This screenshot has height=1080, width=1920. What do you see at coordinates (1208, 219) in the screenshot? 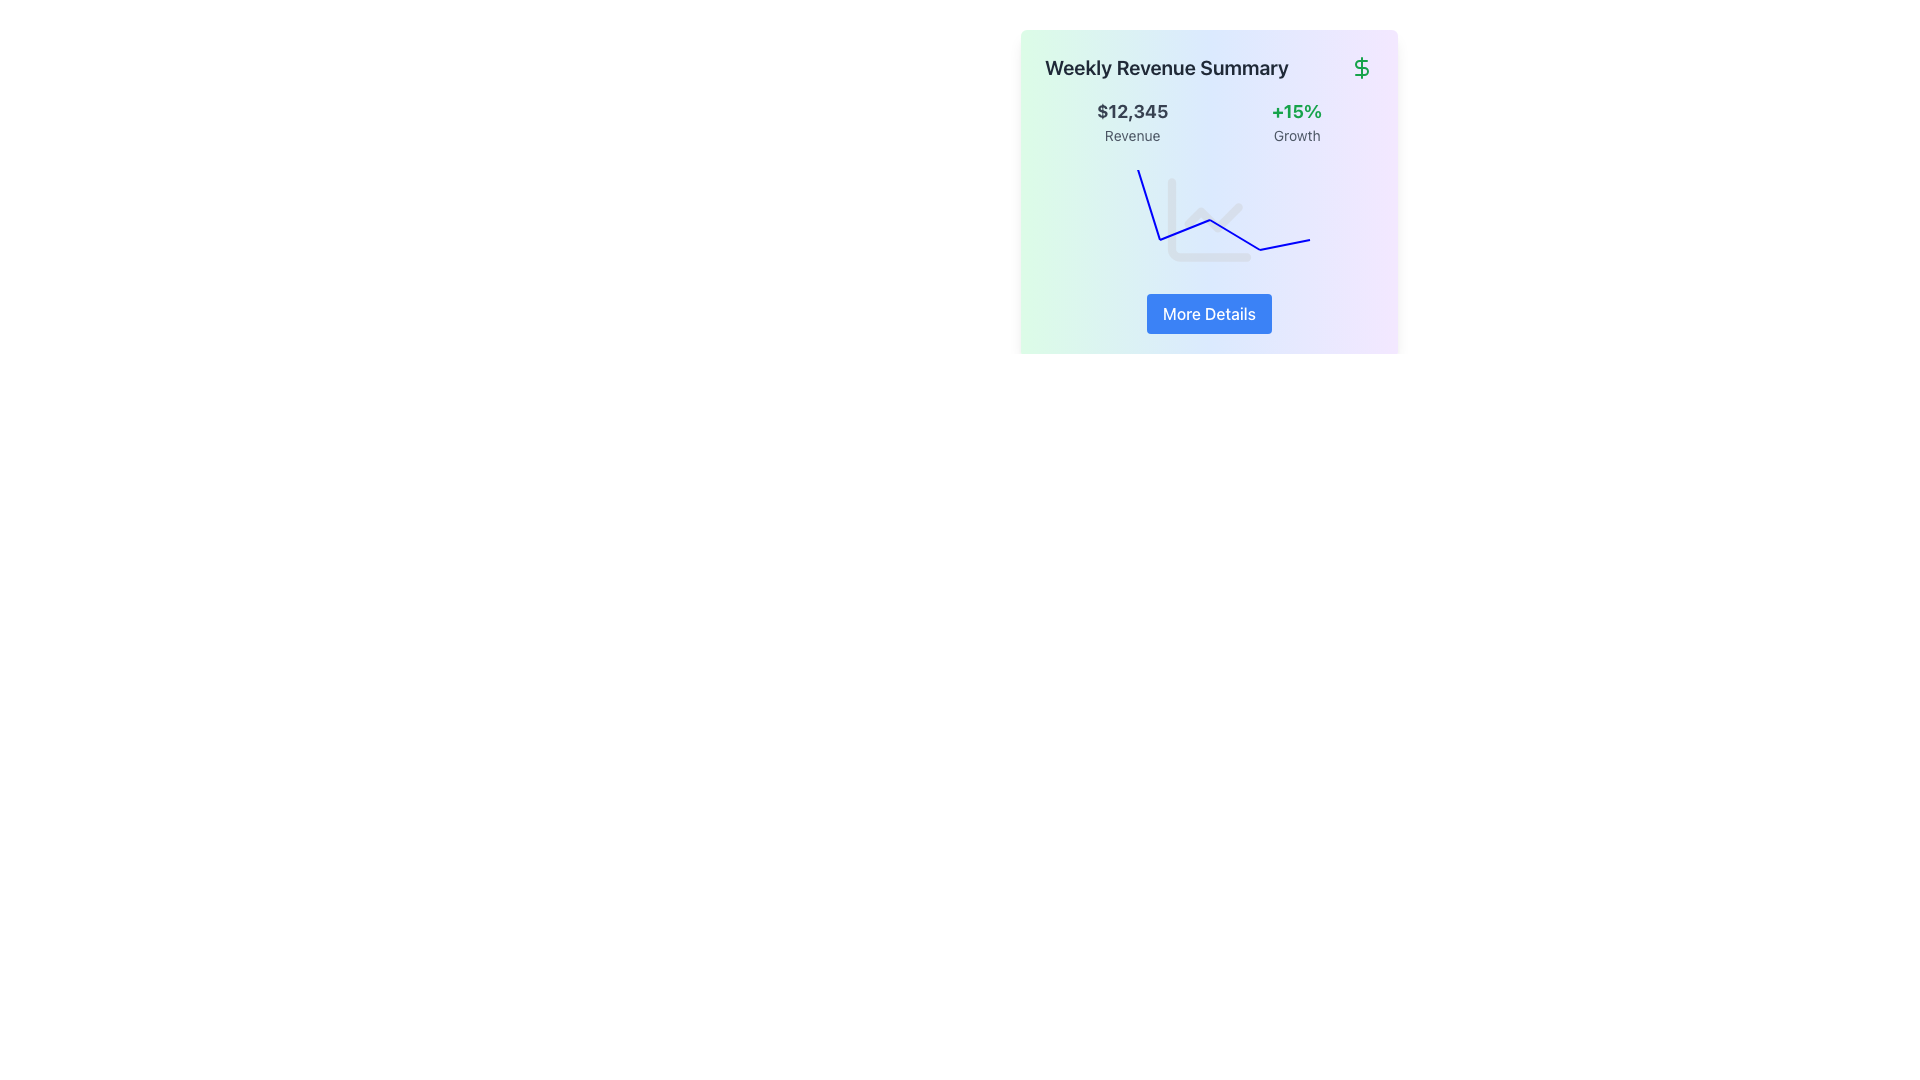
I see `the visual data representation of the Graphical Display located in the 'Weekly Revenue Summary' section, which is situated below the '$12,345 Revenue +15% Growth' text and above the 'More Details' button` at bounding box center [1208, 219].